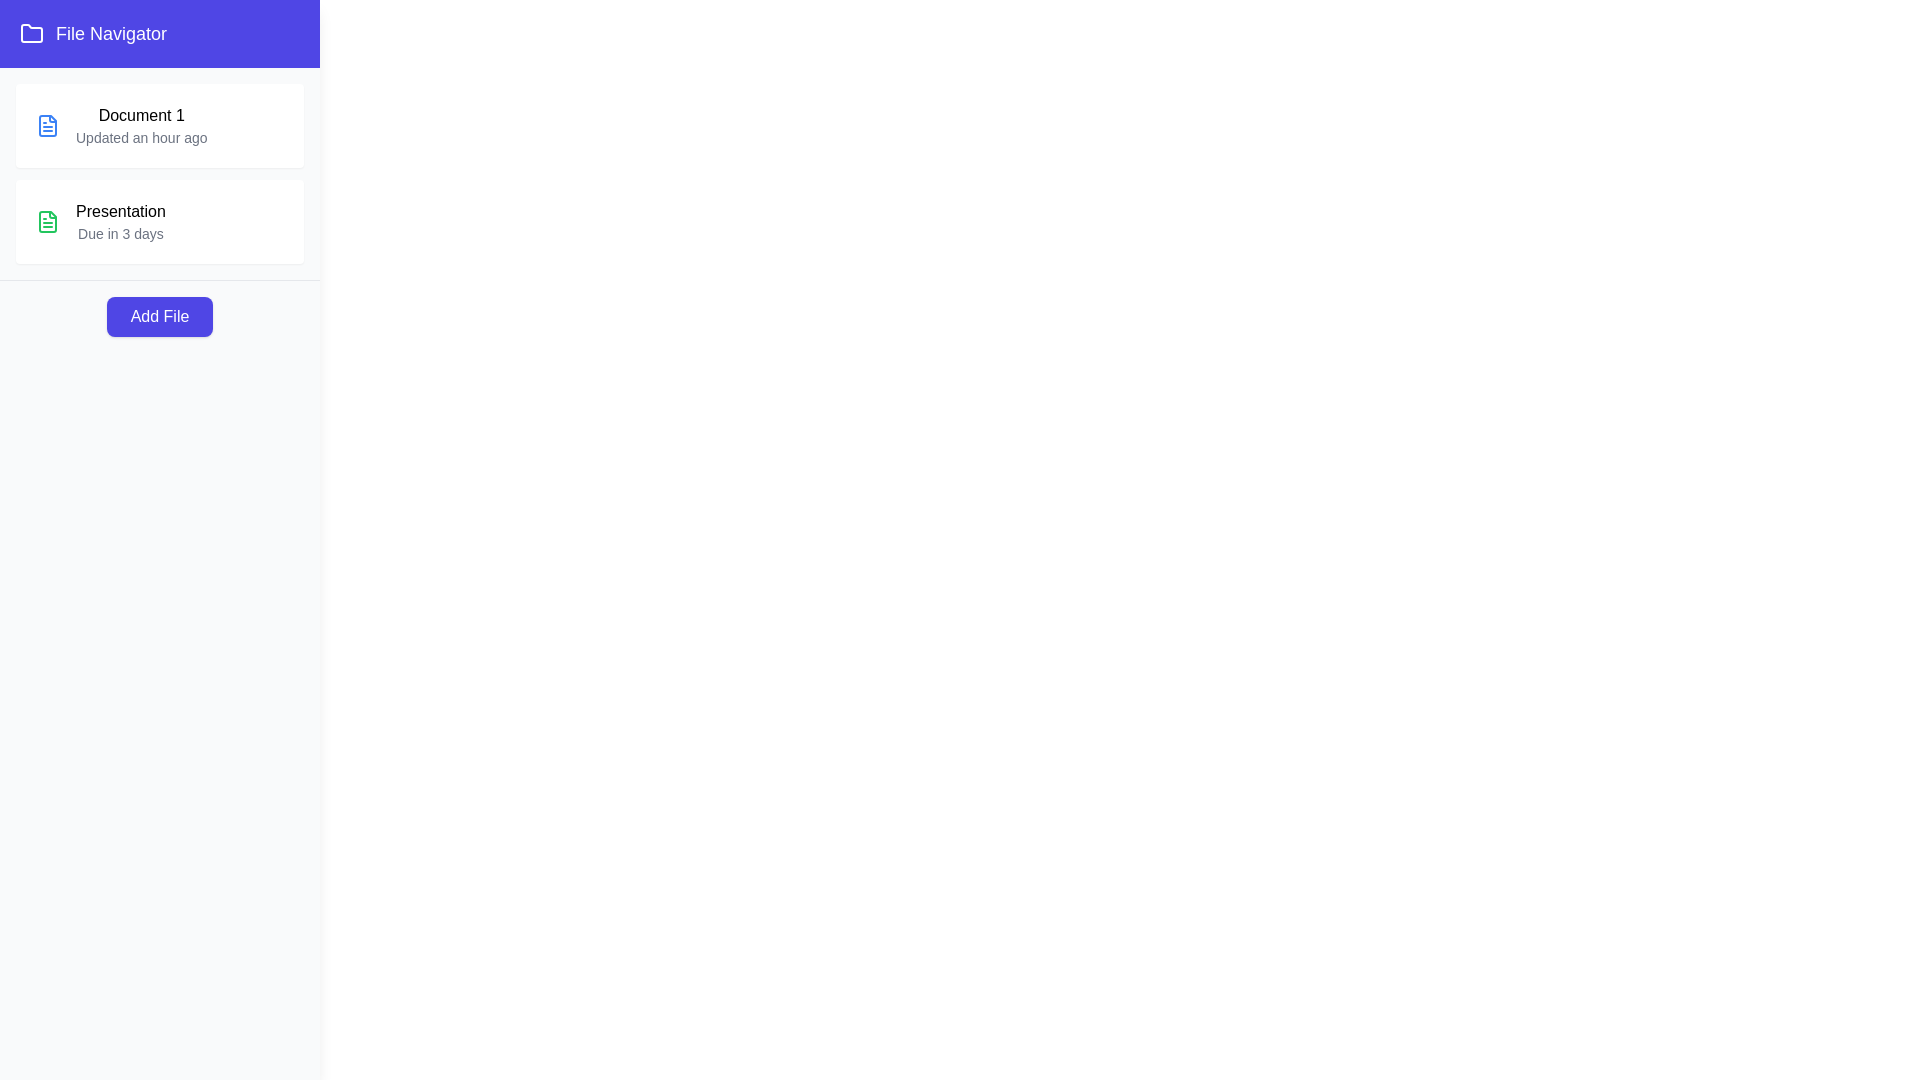 This screenshot has width=1920, height=1080. What do you see at coordinates (158, 315) in the screenshot?
I see `'Add File' button to initiate the file addition process` at bounding box center [158, 315].